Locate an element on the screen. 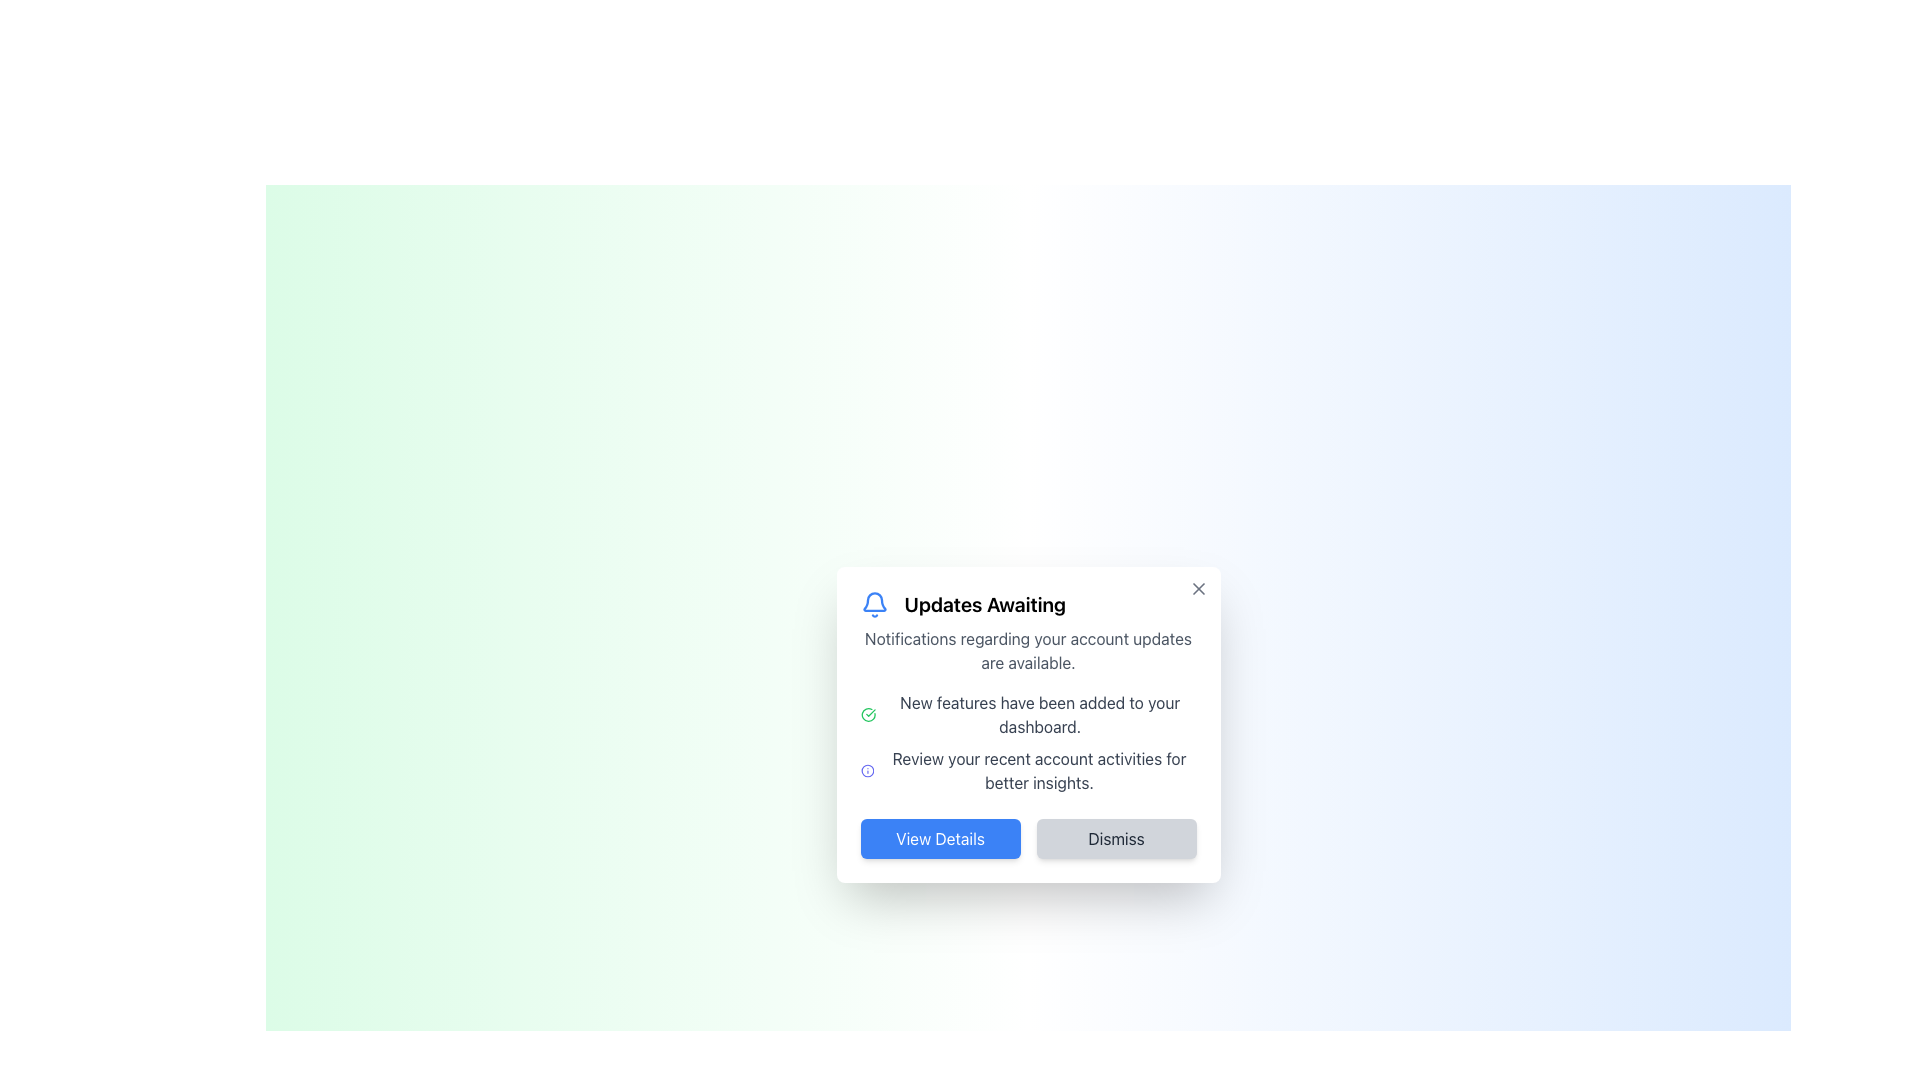 Image resolution: width=1920 pixels, height=1080 pixels. informational text that notifies the user about new features added to their dashboard, located below the bold heading 'Updates Awaiting' in the notification box is located at coordinates (1028, 713).